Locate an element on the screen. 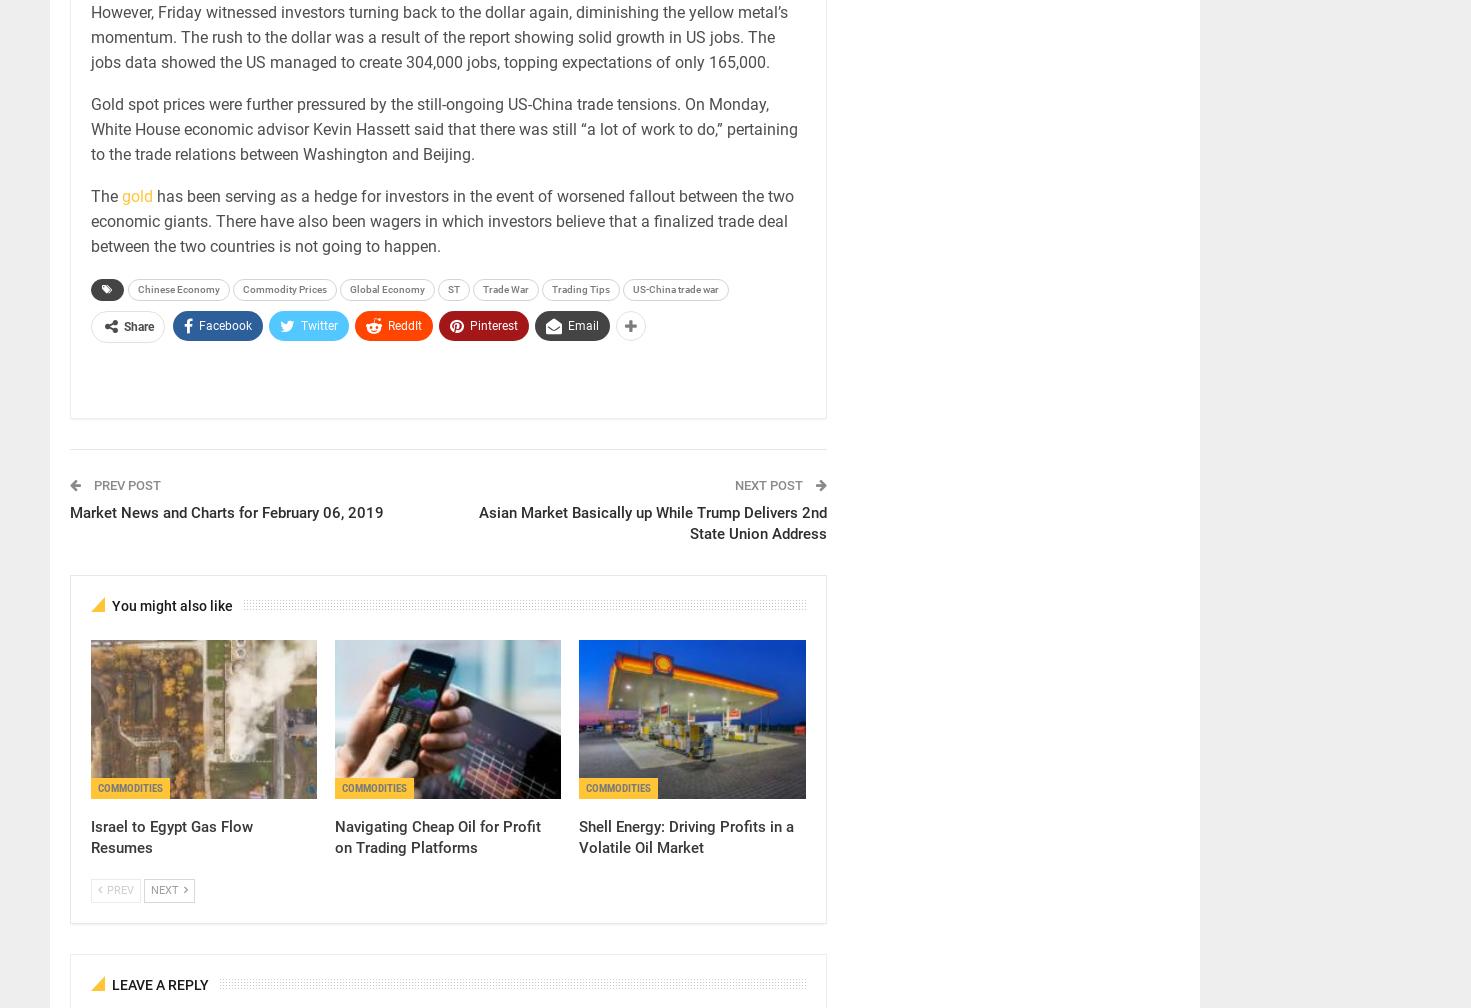 Image resolution: width=1471 pixels, height=1008 pixels. 'Leave A Reply' is located at coordinates (160, 984).